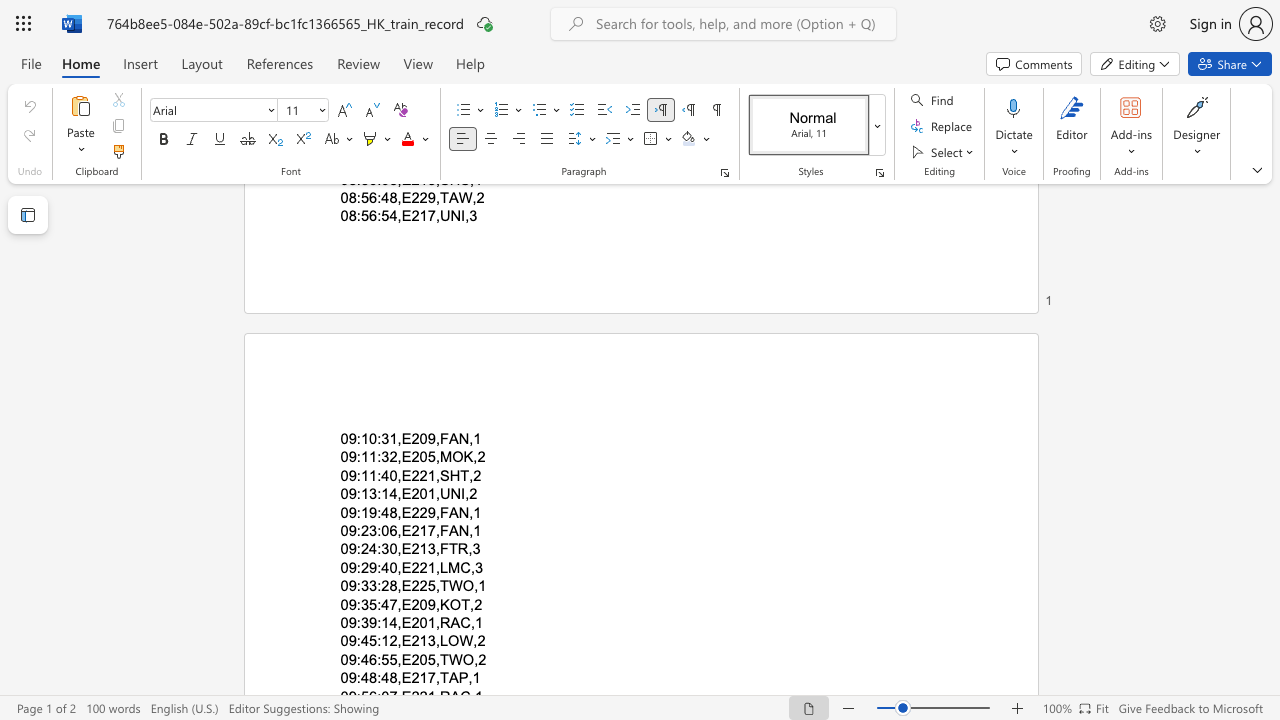 This screenshot has width=1280, height=720. I want to click on the space between the continuous character "1" and "9" in the text, so click(369, 511).